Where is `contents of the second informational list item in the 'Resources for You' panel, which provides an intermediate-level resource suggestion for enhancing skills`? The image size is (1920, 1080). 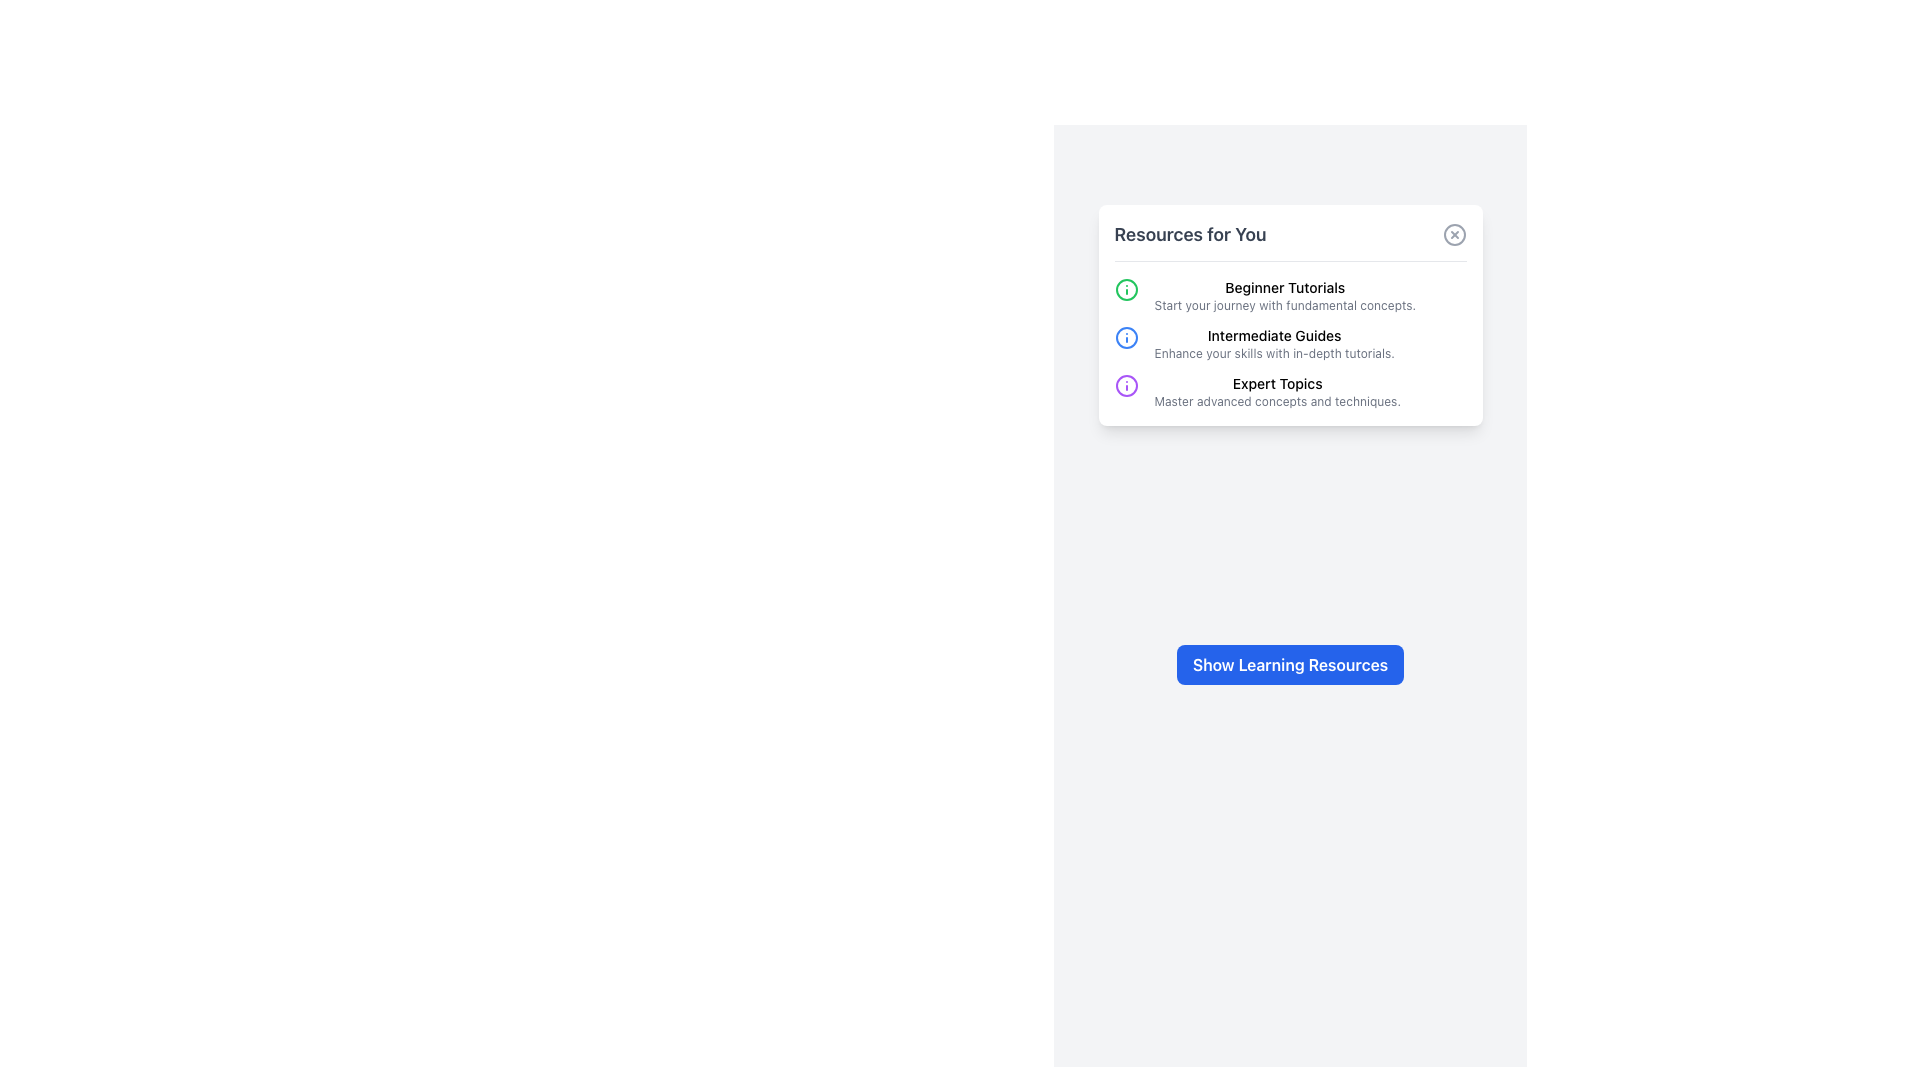 contents of the second informational list item in the 'Resources for You' panel, which provides an intermediate-level resource suggestion for enhancing skills is located at coordinates (1290, 342).